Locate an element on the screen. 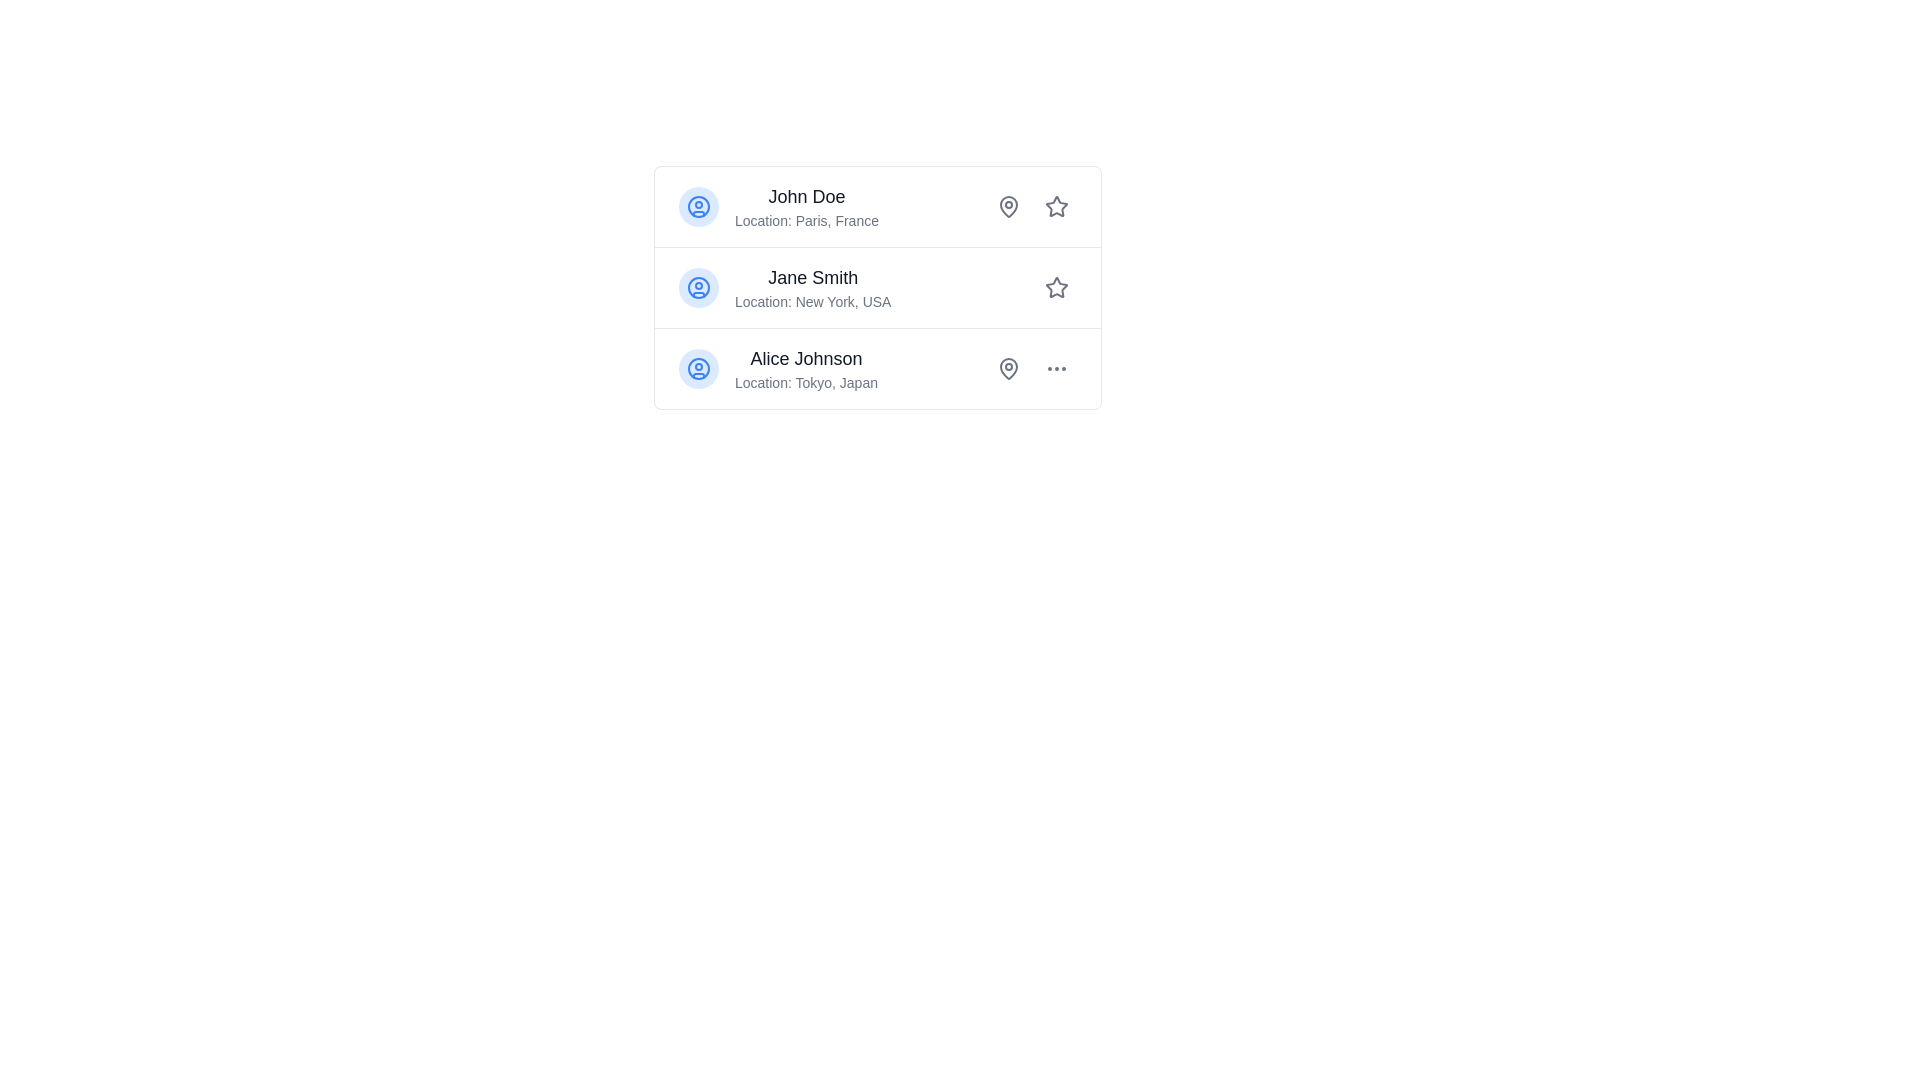 Image resolution: width=1920 pixels, height=1080 pixels. the user profile icon for 'John Doe', which is the first icon in the list, located within a rounded, light-blue background is located at coordinates (699, 207).